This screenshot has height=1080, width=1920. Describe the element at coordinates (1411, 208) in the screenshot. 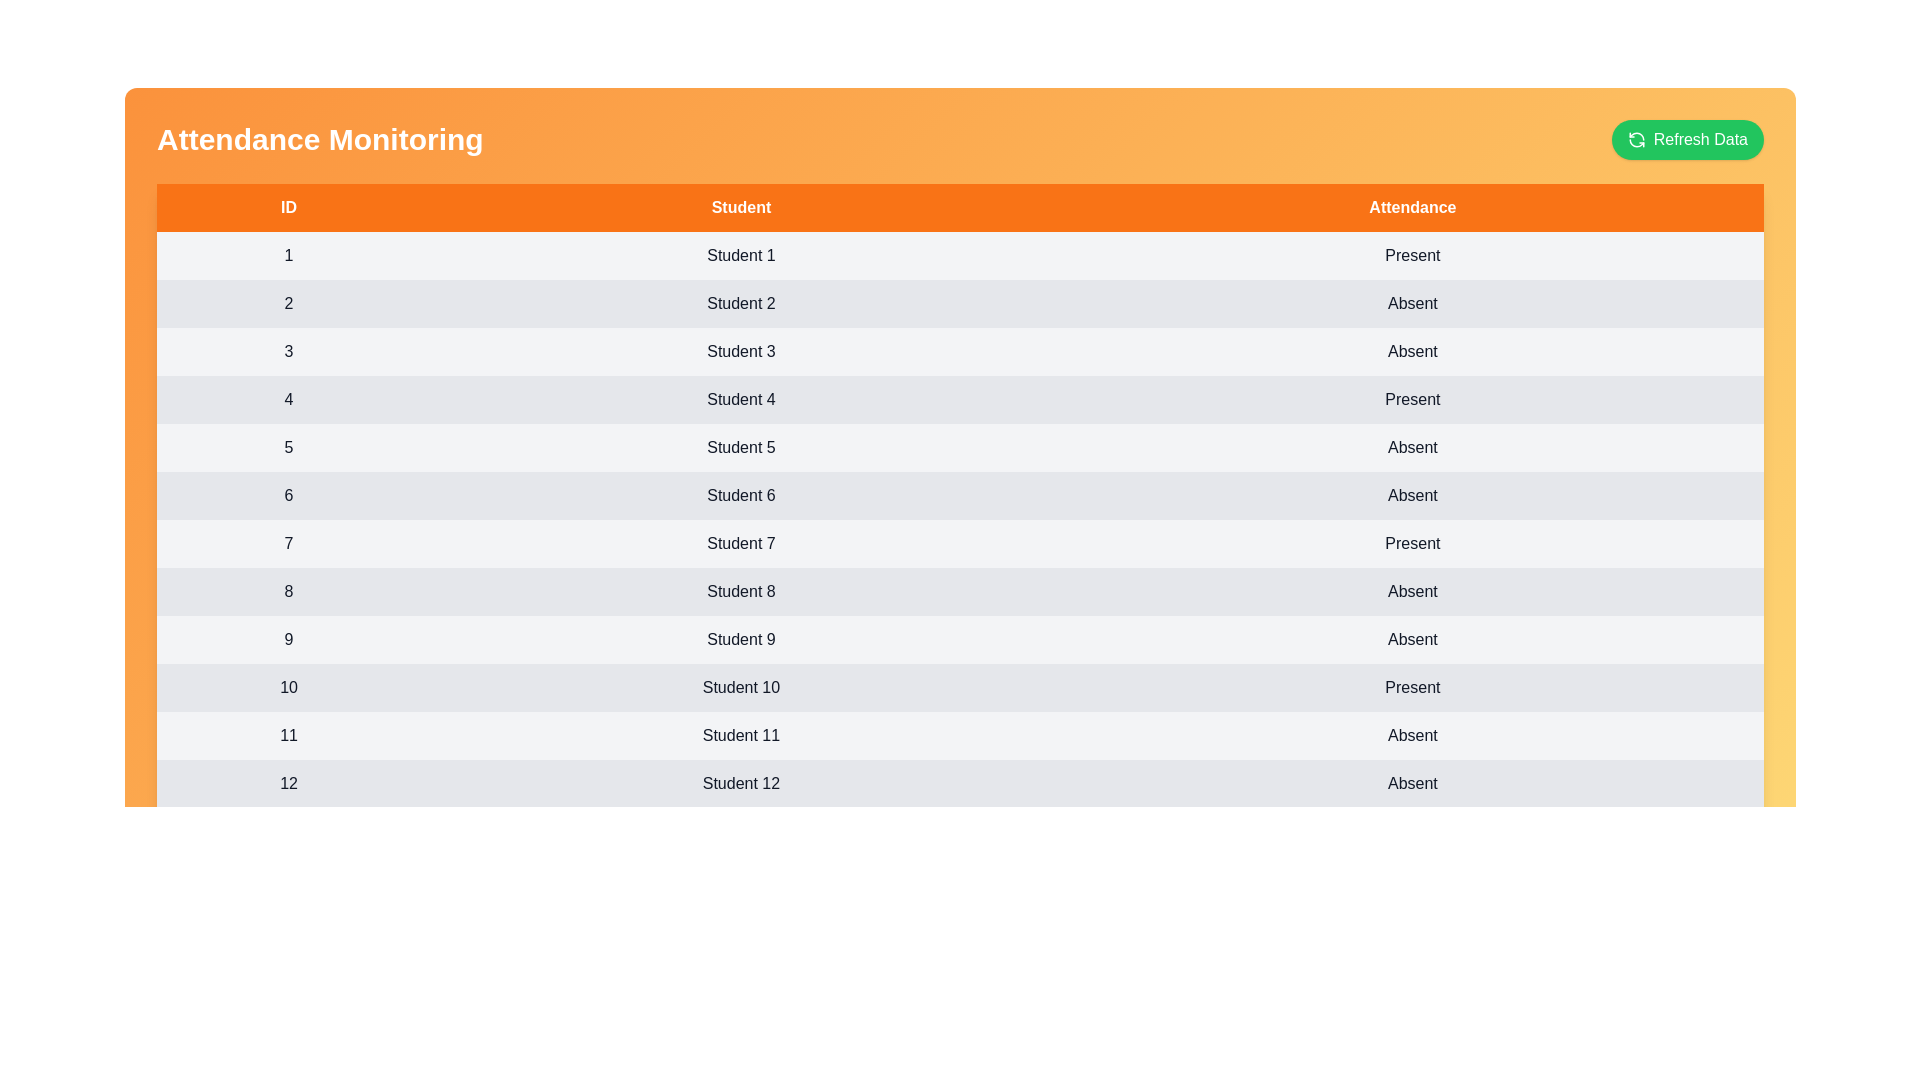

I see `the header Attendance to sort the table by that column` at that location.